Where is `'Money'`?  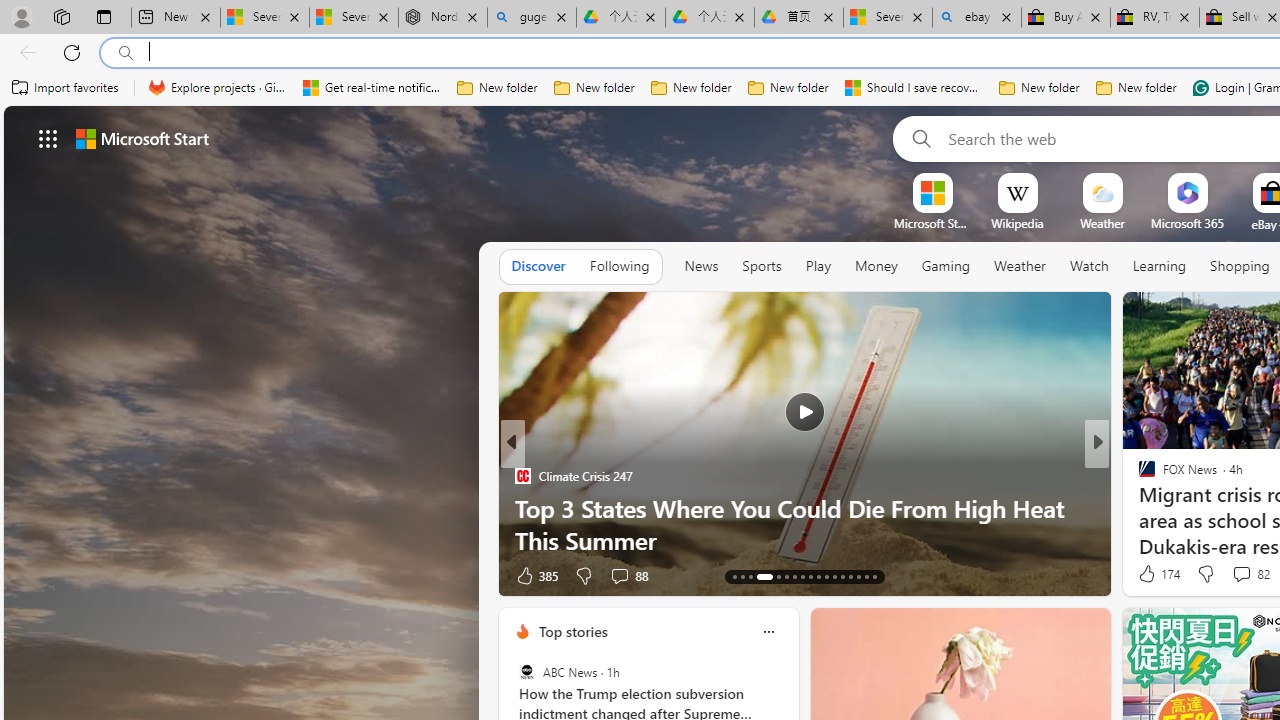
'Money' is located at coordinates (876, 265).